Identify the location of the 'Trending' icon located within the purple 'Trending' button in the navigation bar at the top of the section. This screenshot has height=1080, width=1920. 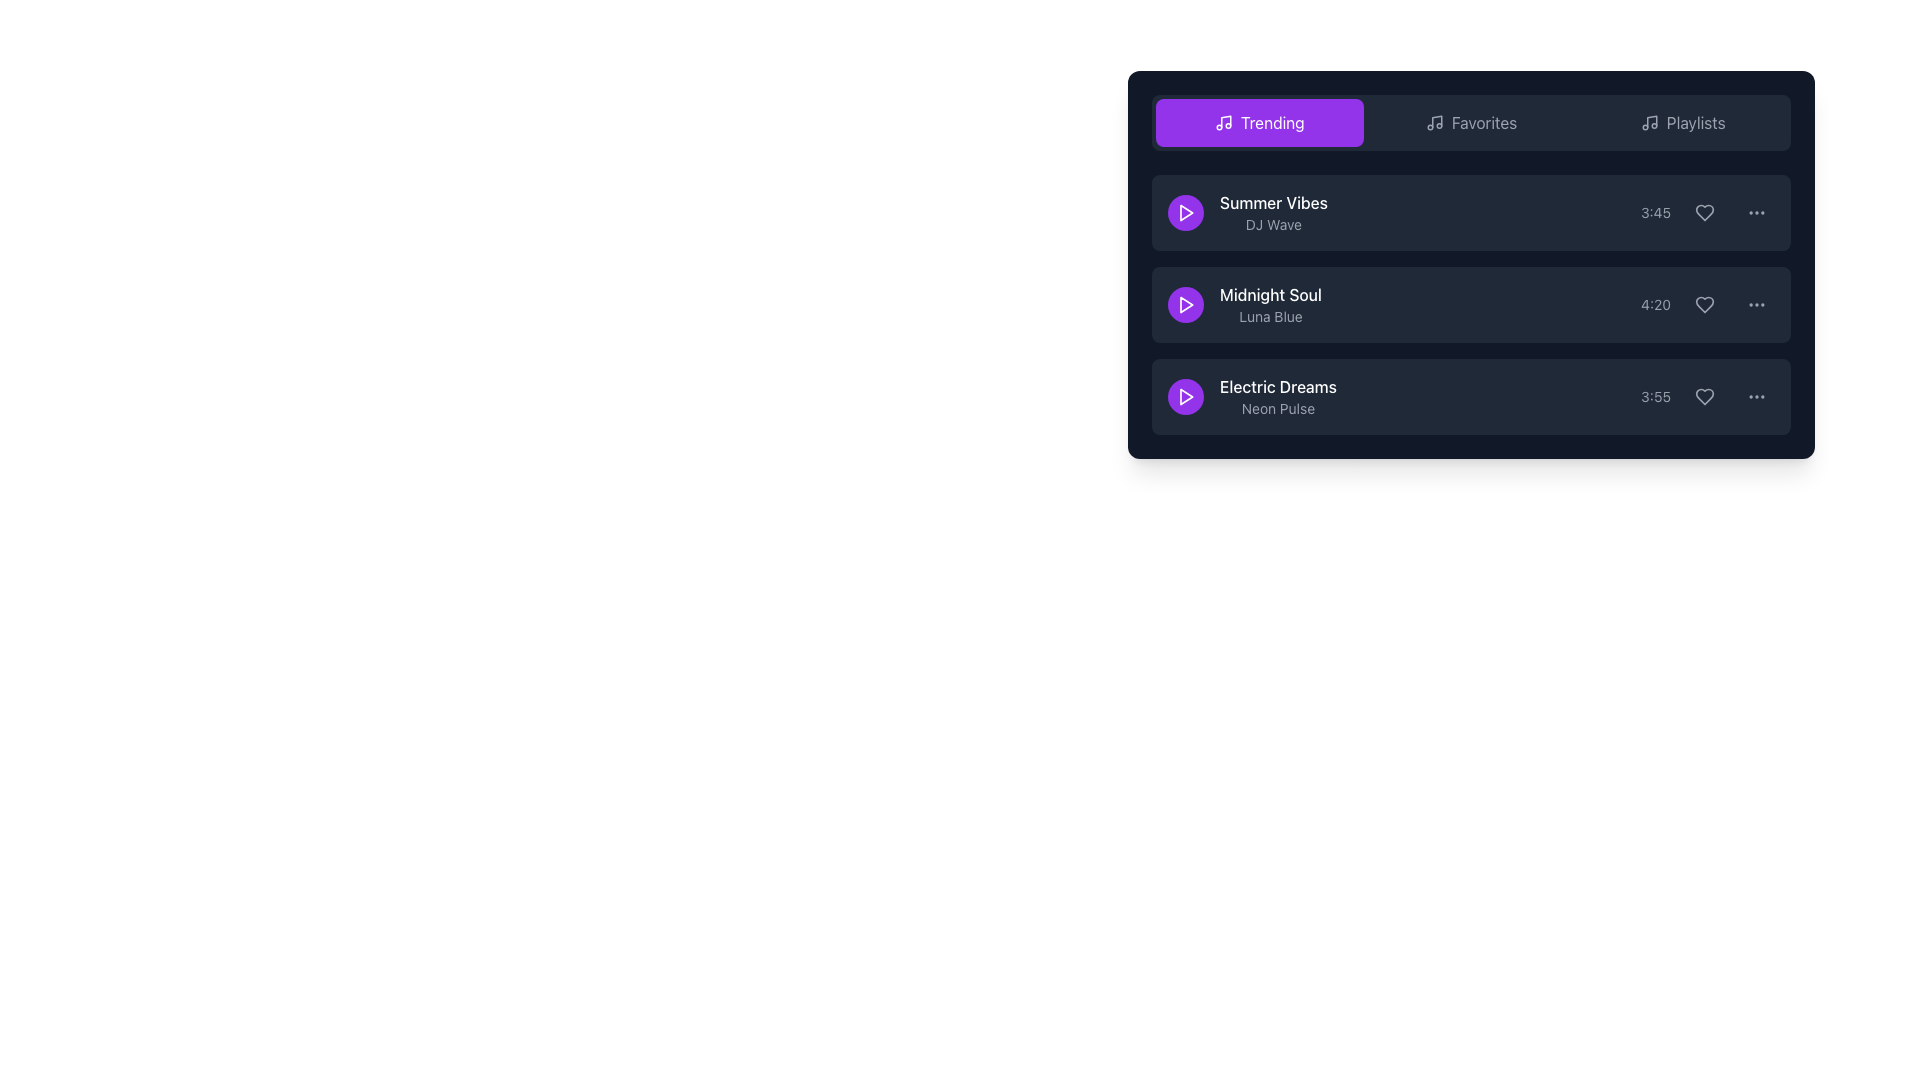
(1223, 123).